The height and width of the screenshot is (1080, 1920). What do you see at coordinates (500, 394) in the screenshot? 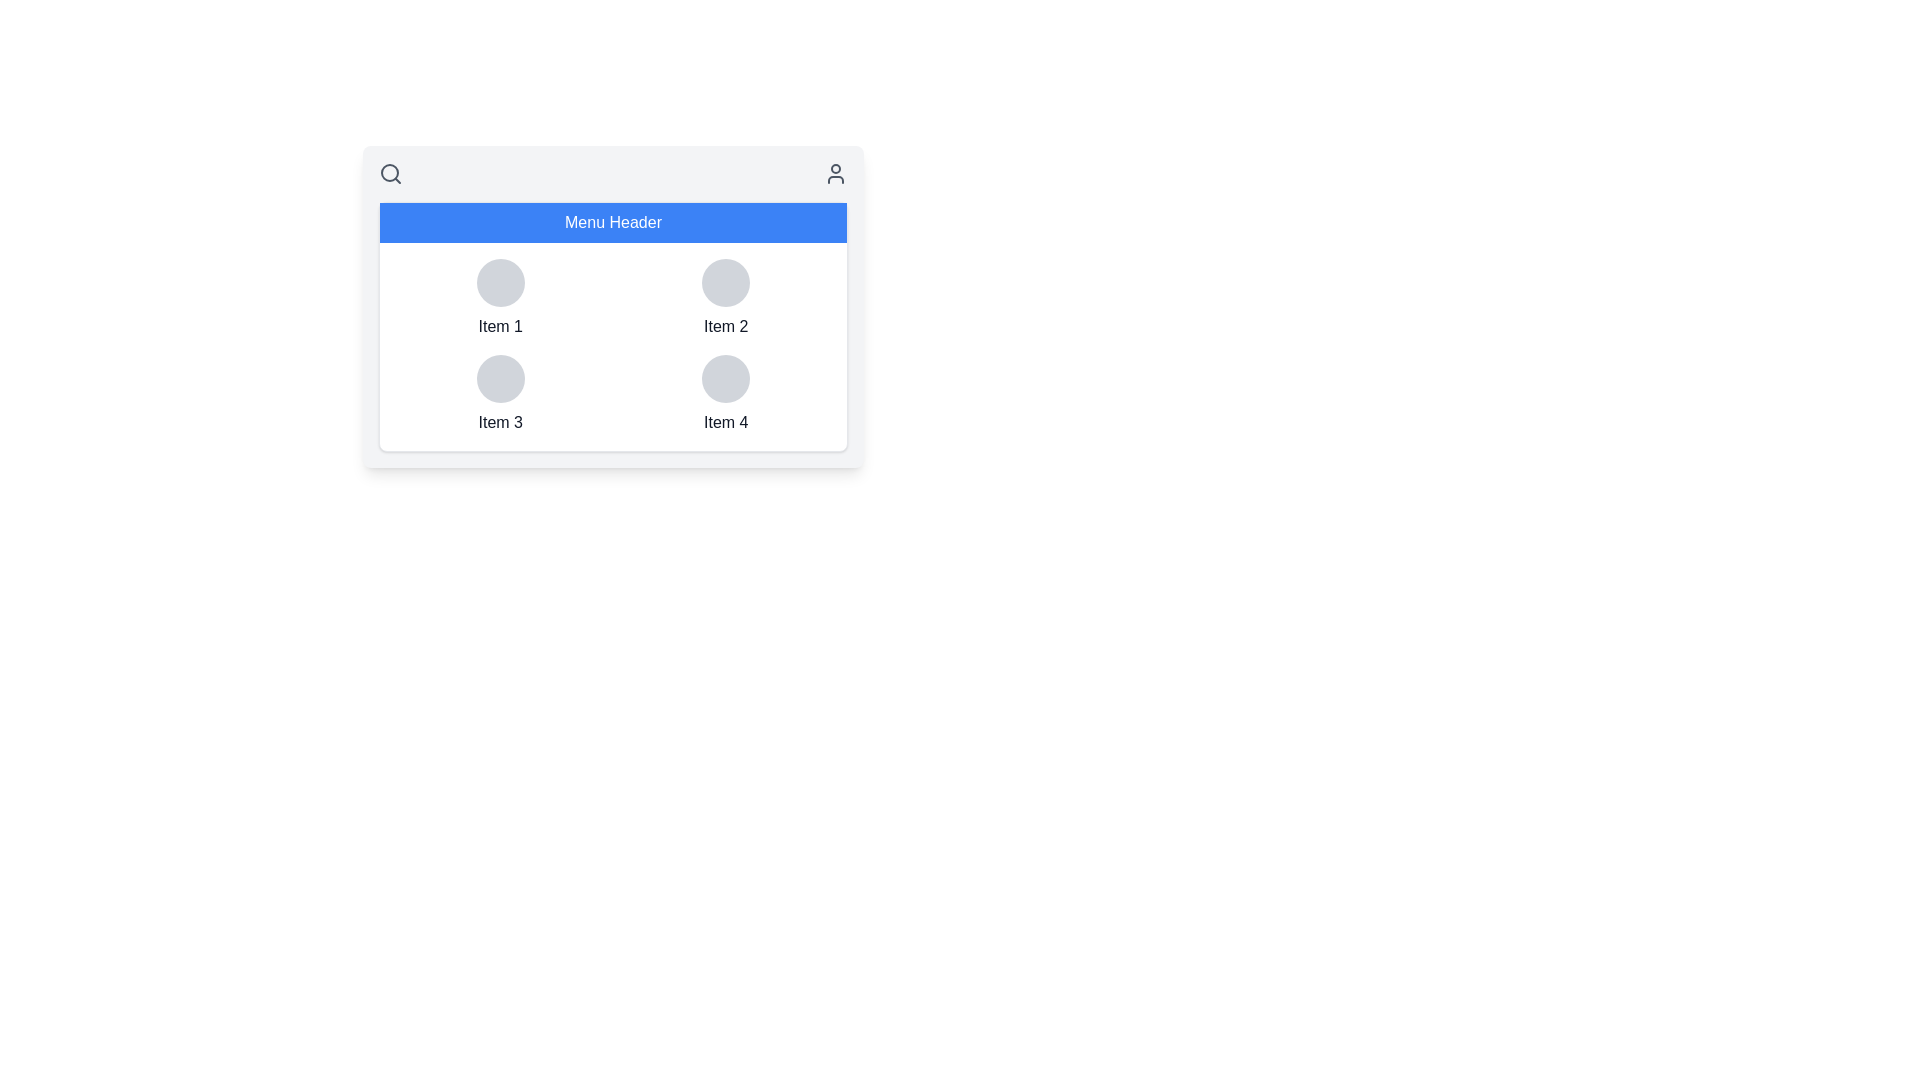
I see `the circular icon above the label 'Item 3' in the vertically aligned button group located in the left column of the second row` at bounding box center [500, 394].